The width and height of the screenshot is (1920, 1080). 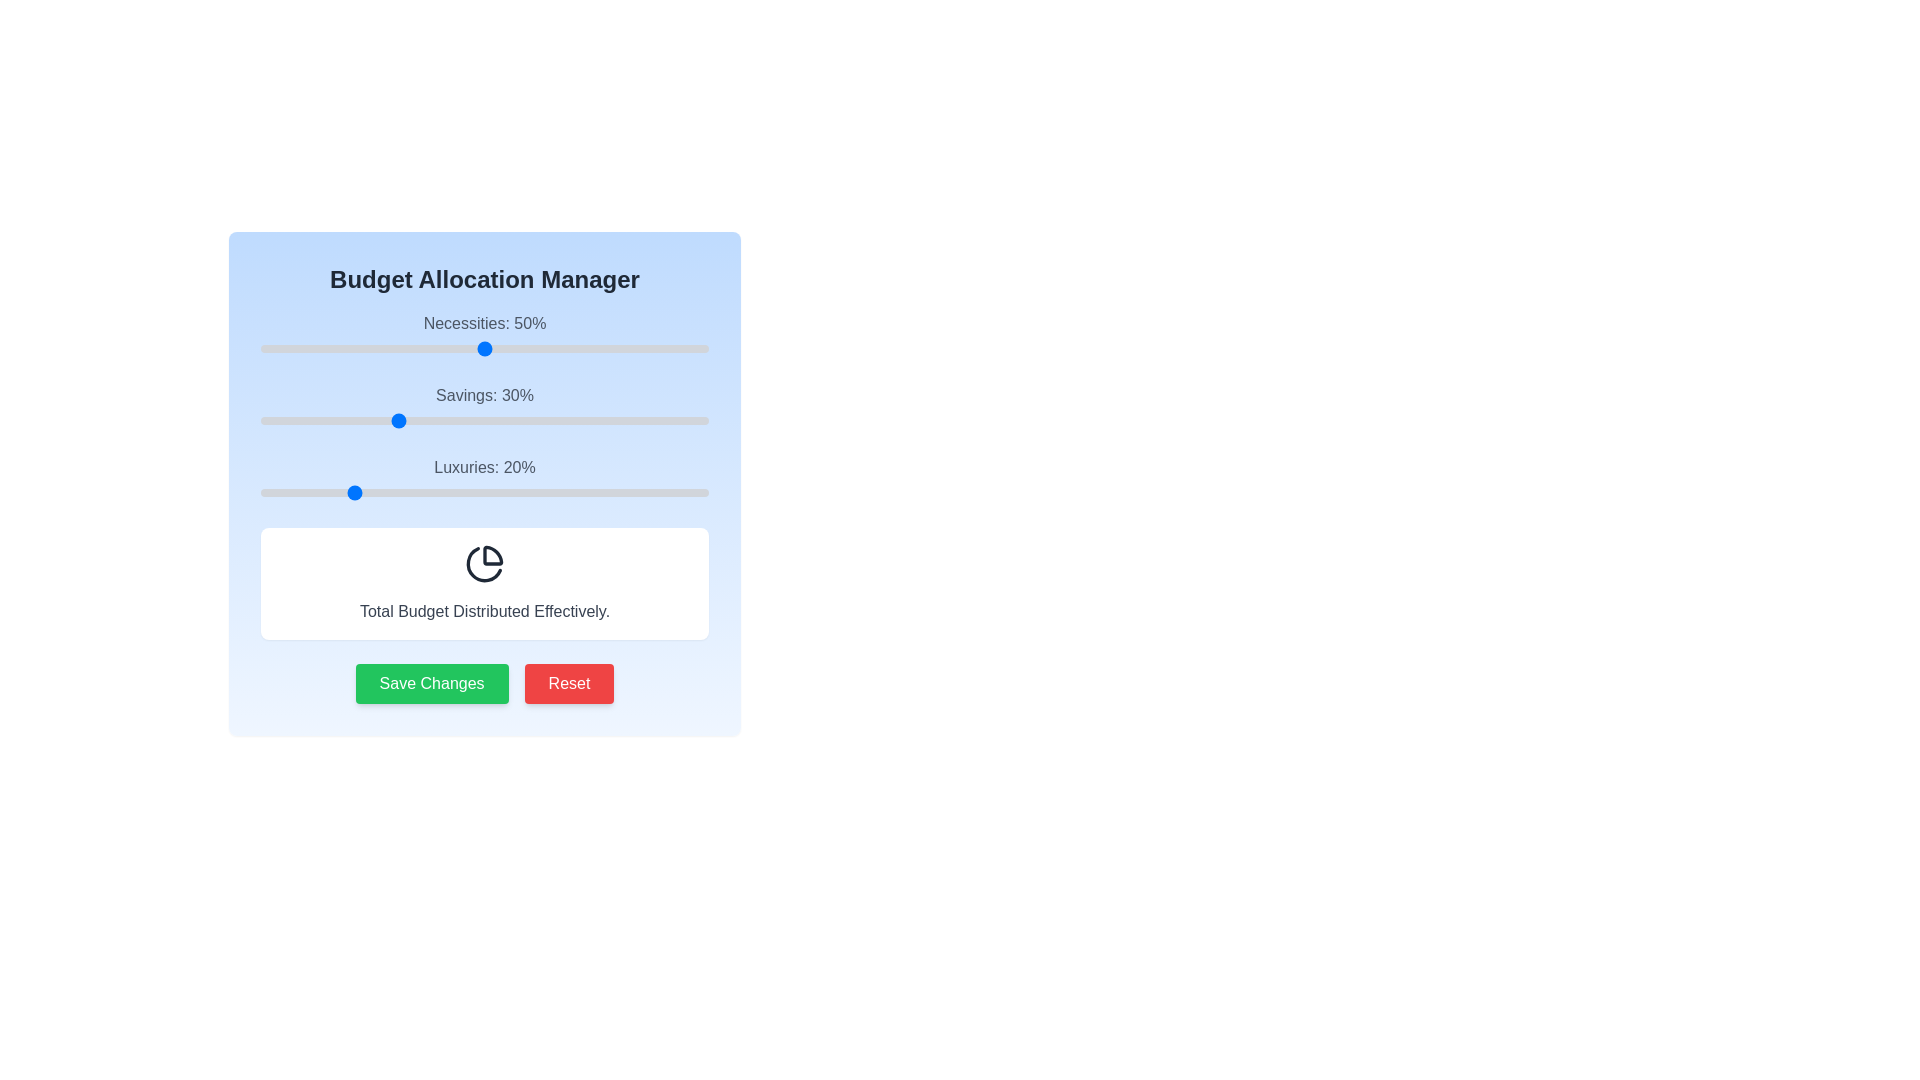 I want to click on the 'Necessities' slider, so click(x=650, y=347).